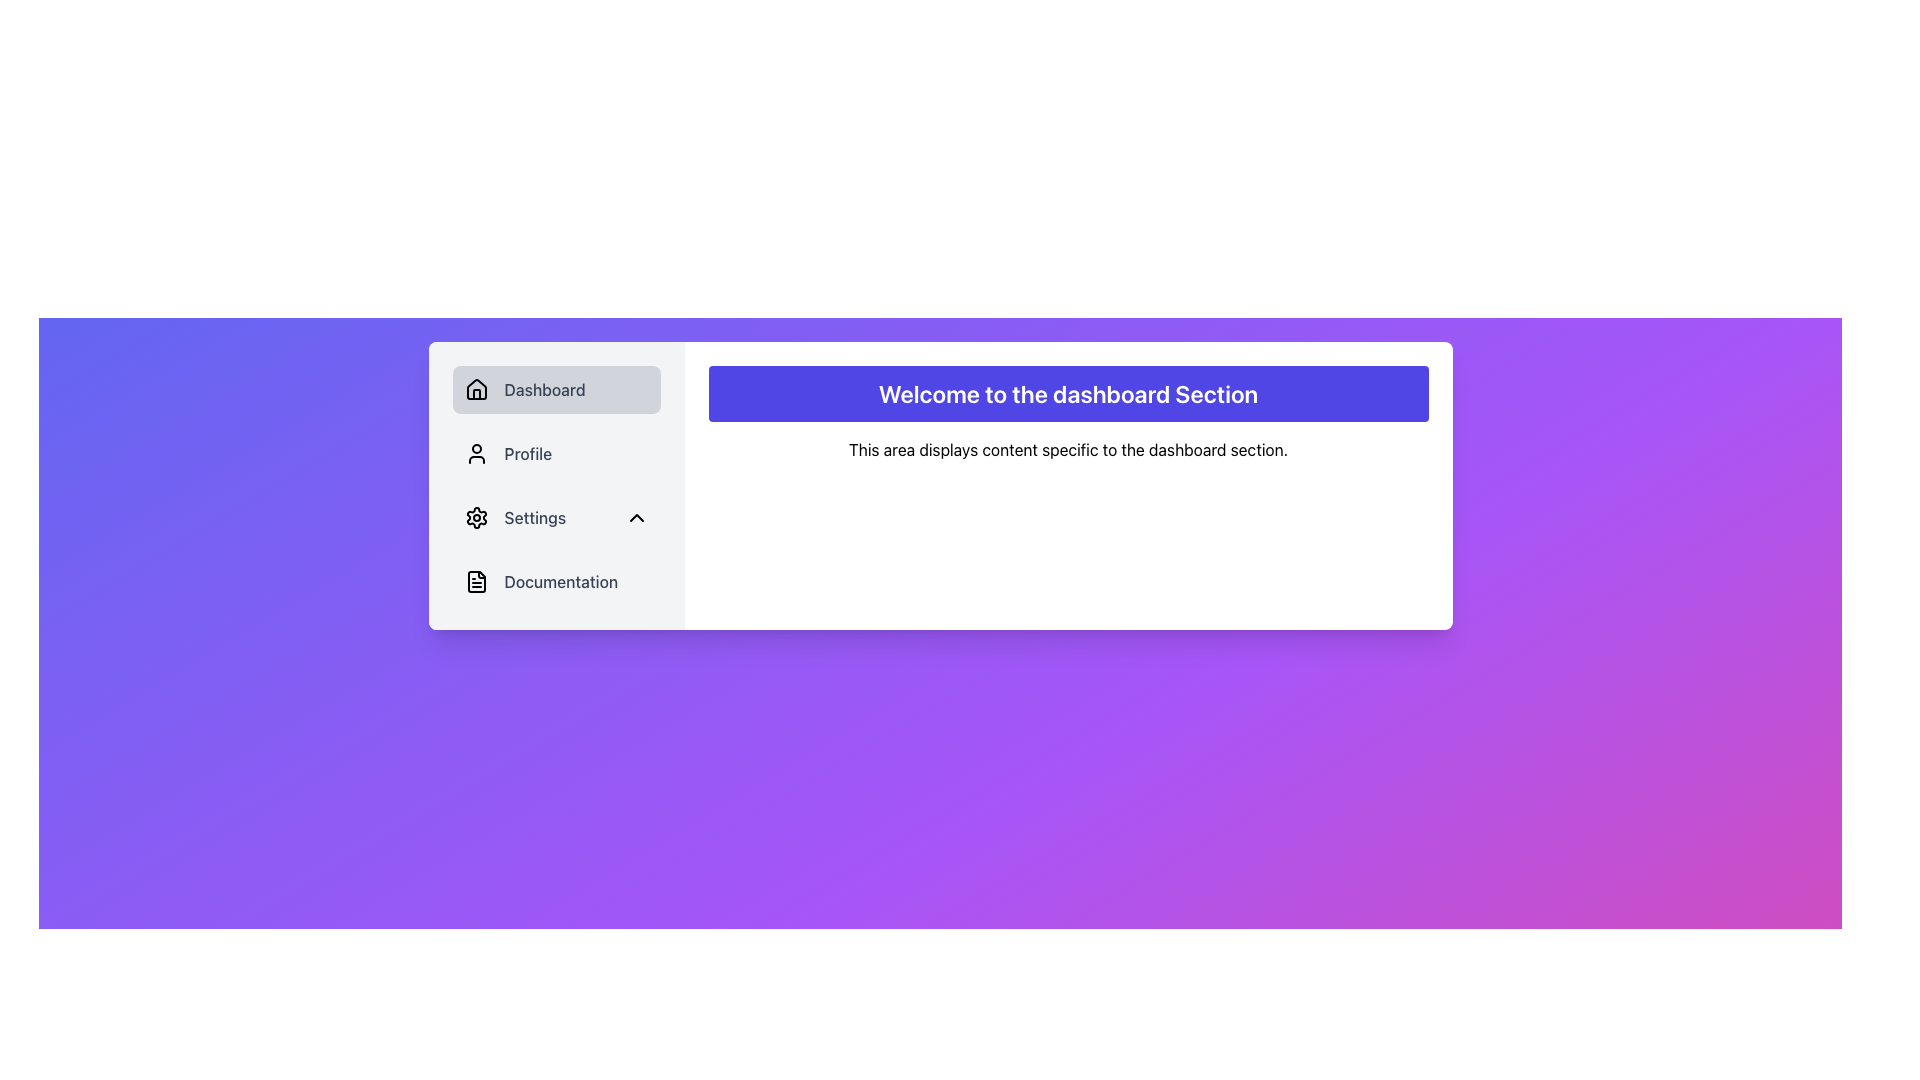 The image size is (1920, 1080). What do you see at coordinates (475, 582) in the screenshot?
I see `the 'Documentation' menu item icon located in the vertical sidebar menu, positioned below the 'Settings' item and adjacent to the 'Documentation' label` at bounding box center [475, 582].